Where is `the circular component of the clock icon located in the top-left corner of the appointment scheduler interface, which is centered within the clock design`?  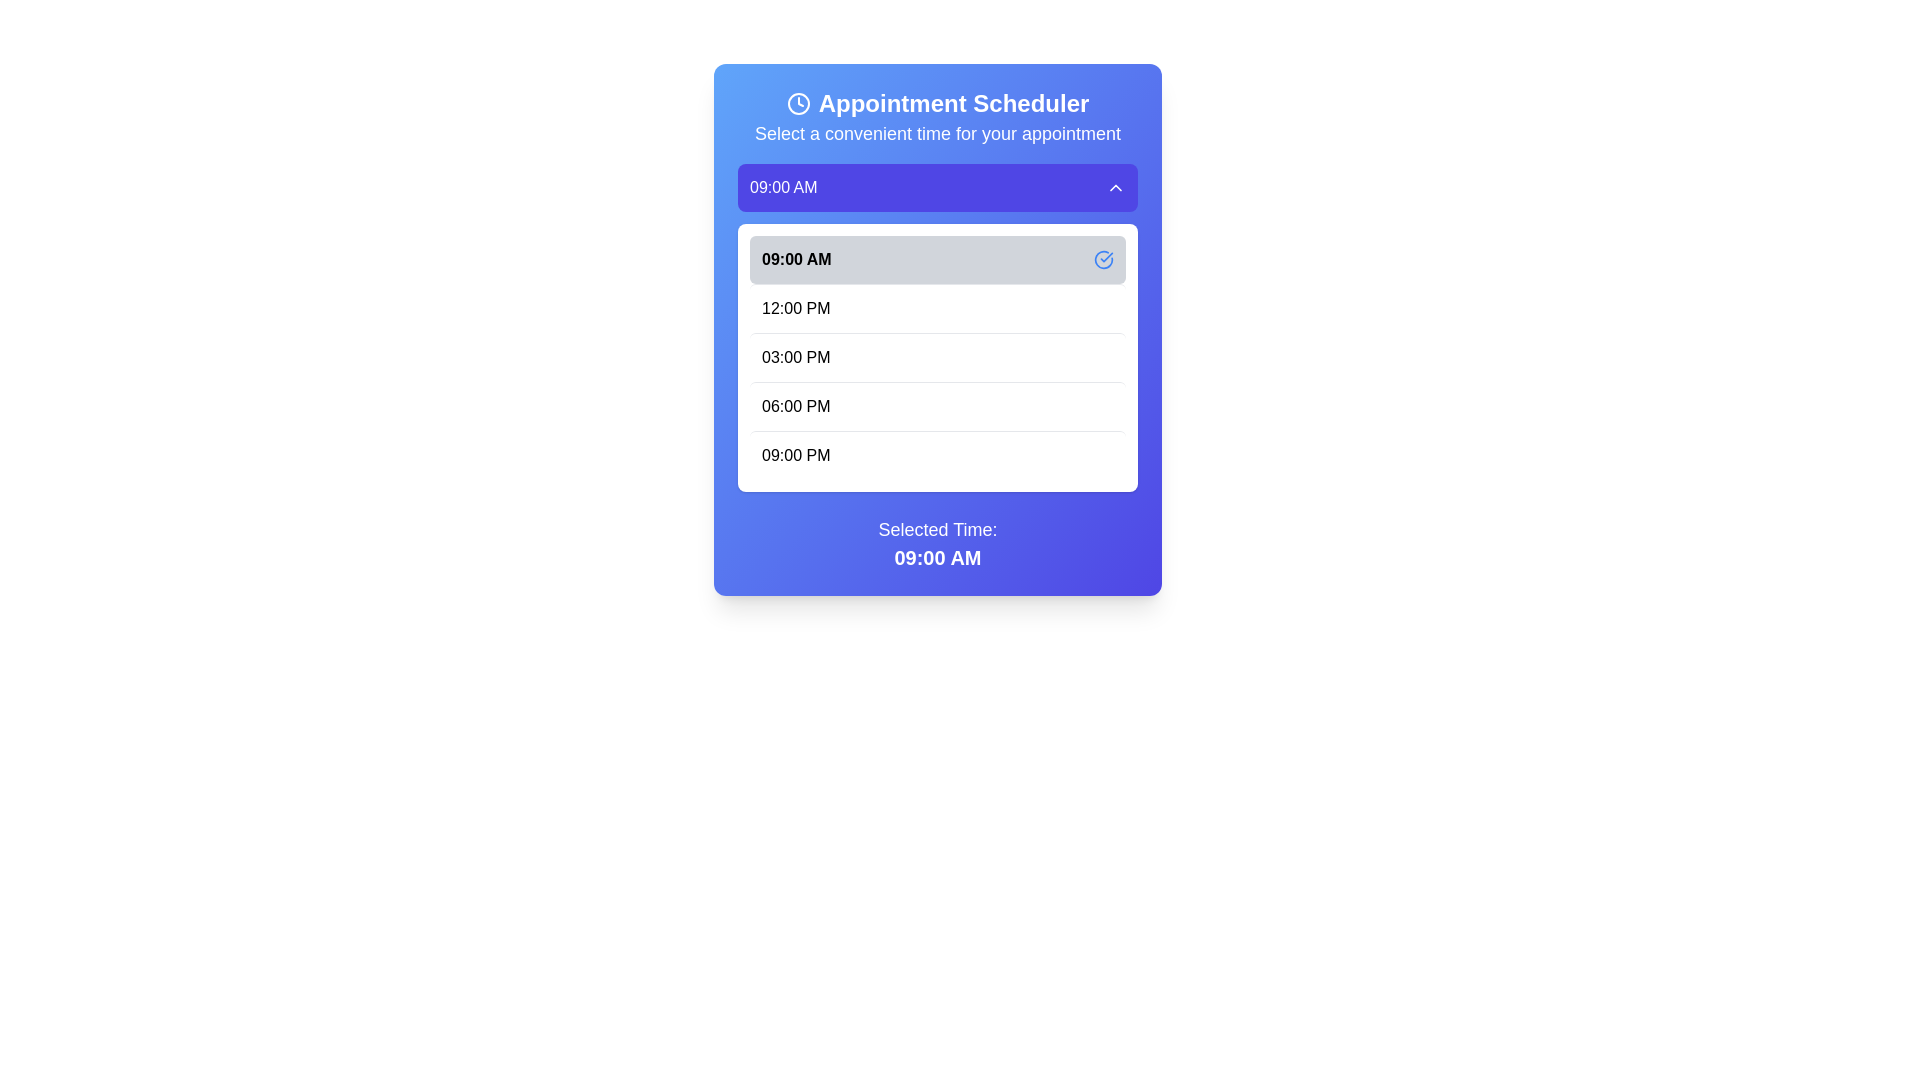 the circular component of the clock icon located in the top-left corner of the appointment scheduler interface, which is centered within the clock design is located at coordinates (797, 104).